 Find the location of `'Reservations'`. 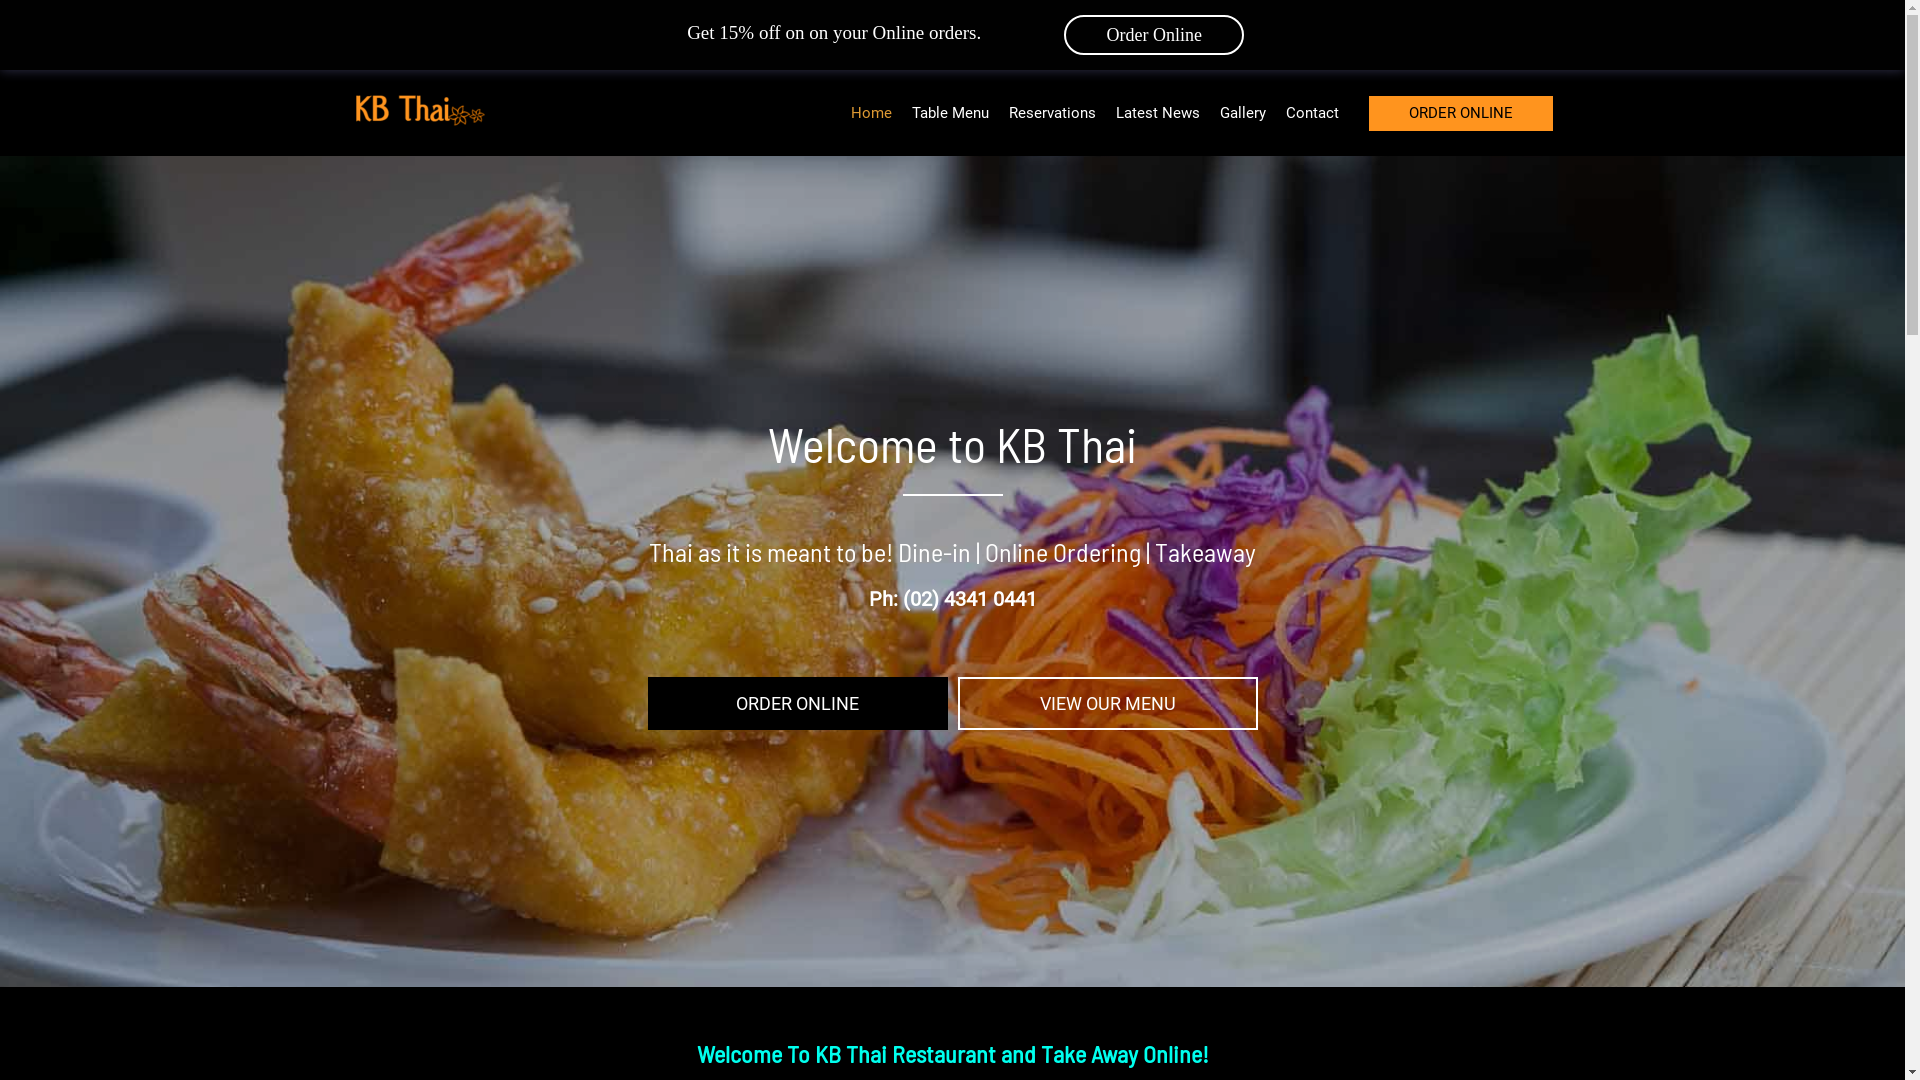

'Reservations' is located at coordinates (1050, 112).